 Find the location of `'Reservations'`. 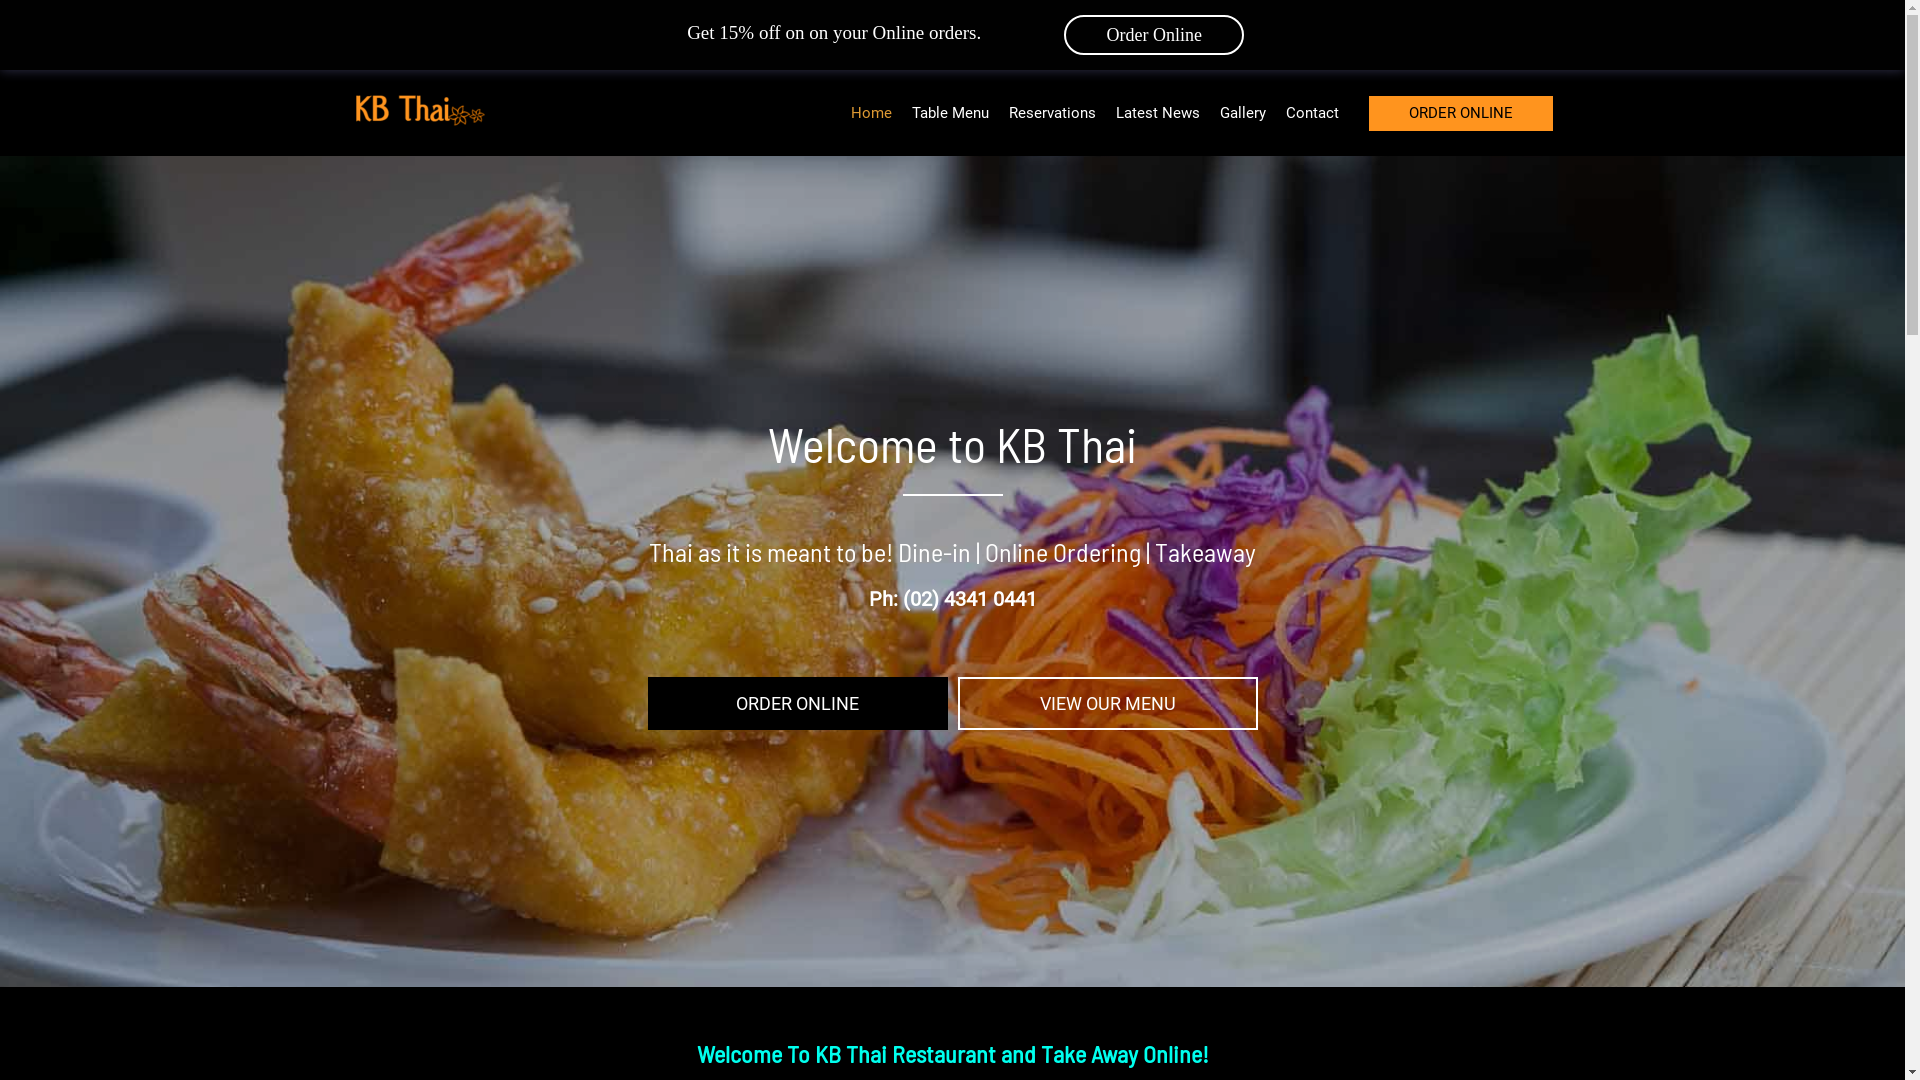

'Reservations' is located at coordinates (1050, 112).